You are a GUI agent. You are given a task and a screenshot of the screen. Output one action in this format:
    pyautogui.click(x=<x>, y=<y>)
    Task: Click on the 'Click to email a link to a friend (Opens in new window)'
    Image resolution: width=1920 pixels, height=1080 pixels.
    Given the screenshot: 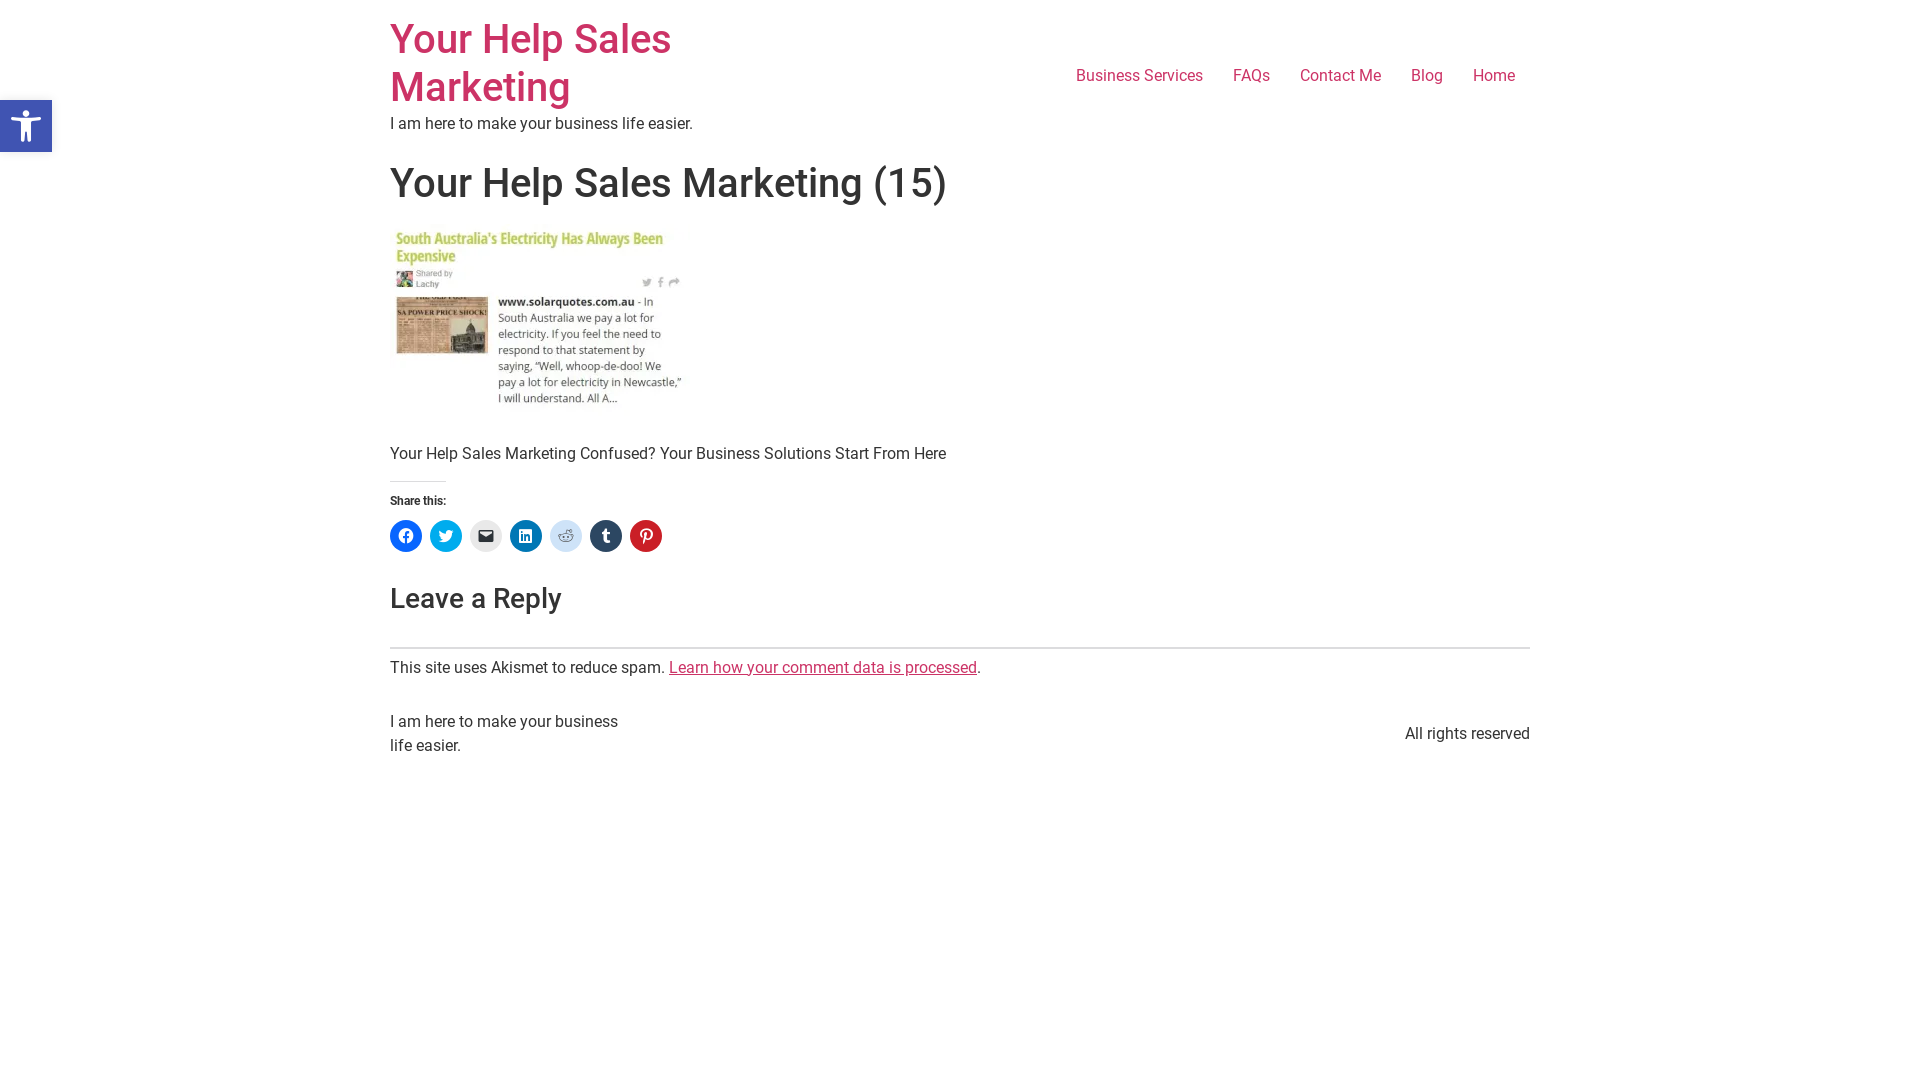 What is the action you would take?
    pyautogui.click(x=469, y=535)
    